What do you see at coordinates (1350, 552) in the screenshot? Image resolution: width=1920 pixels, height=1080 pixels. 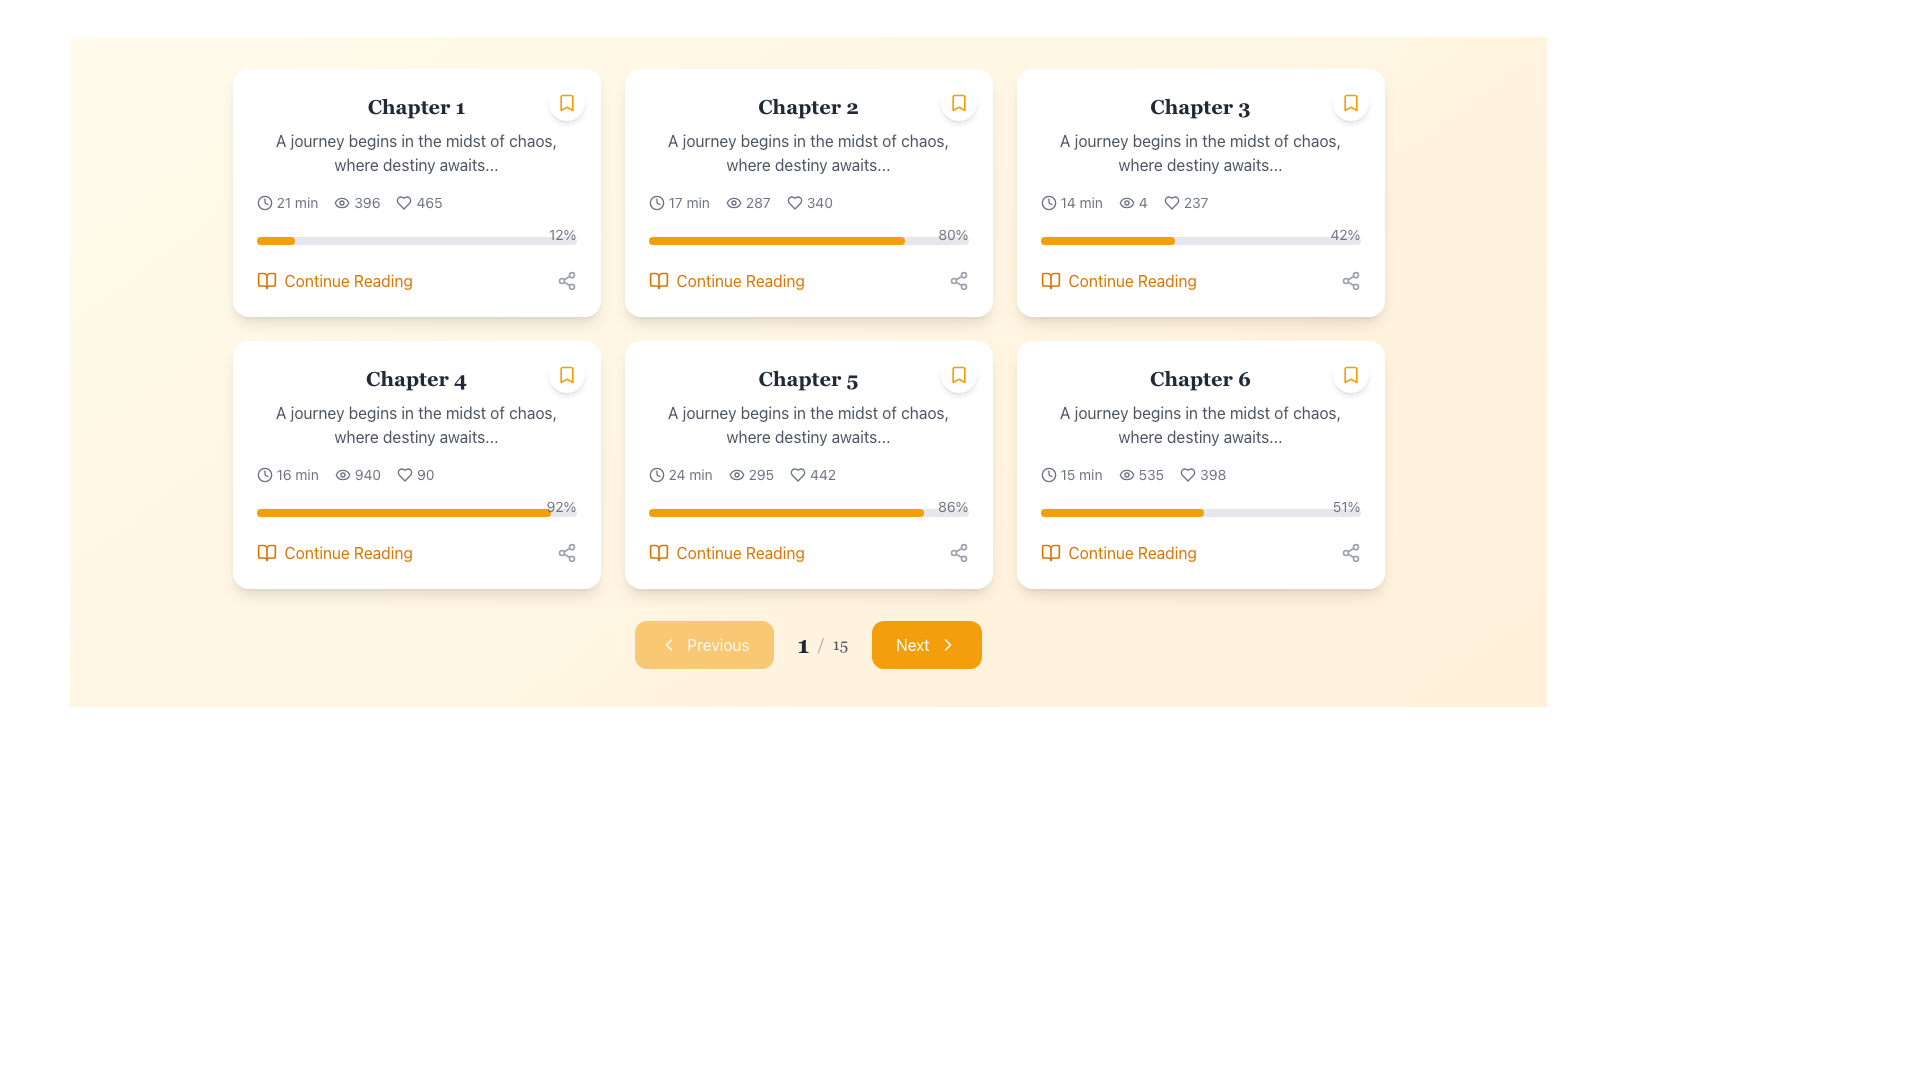 I see `the Share button located at the bottom-right corner of the 'Chapter 6' card` at bounding box center [1350, 552].